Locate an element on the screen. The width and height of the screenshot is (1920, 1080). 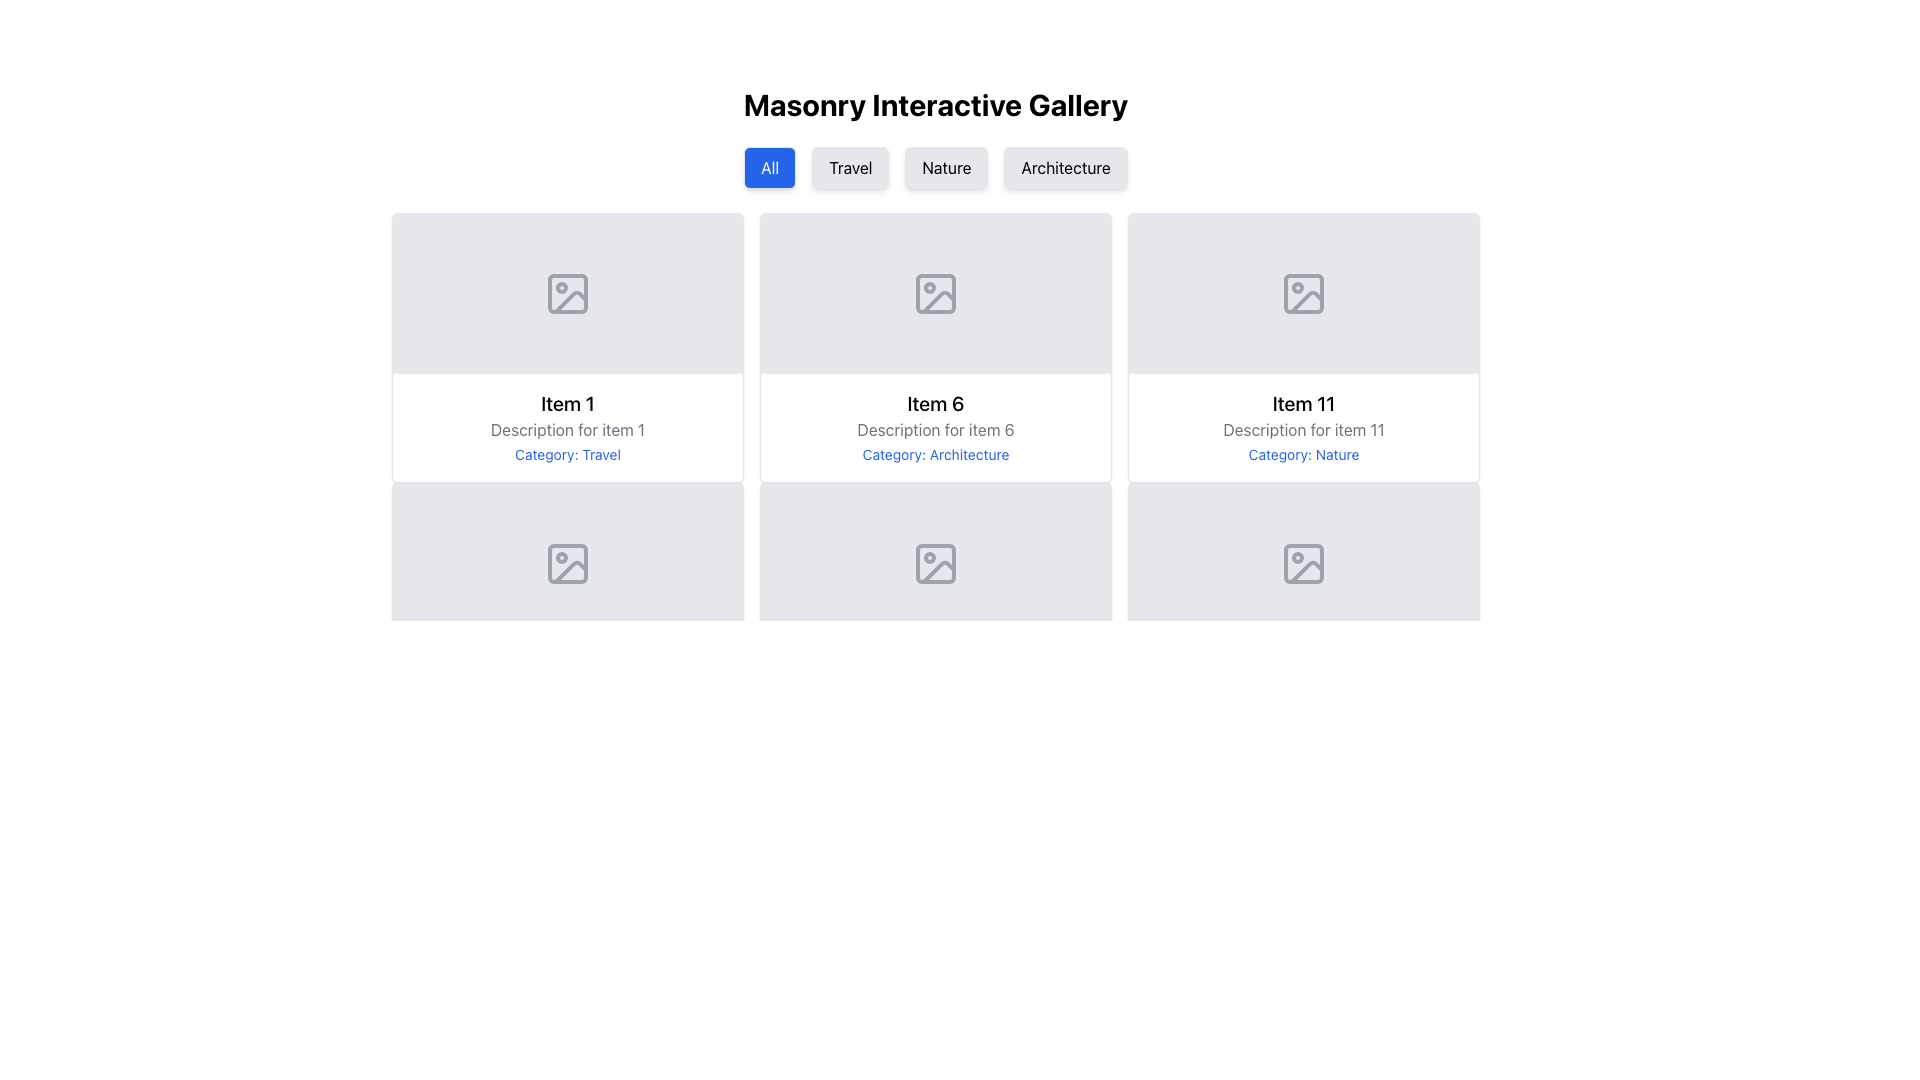
the Information block displaying details for 'Item 1', located on the first card in the lower portion beneath the icon area is located at coordinates (566, 427).